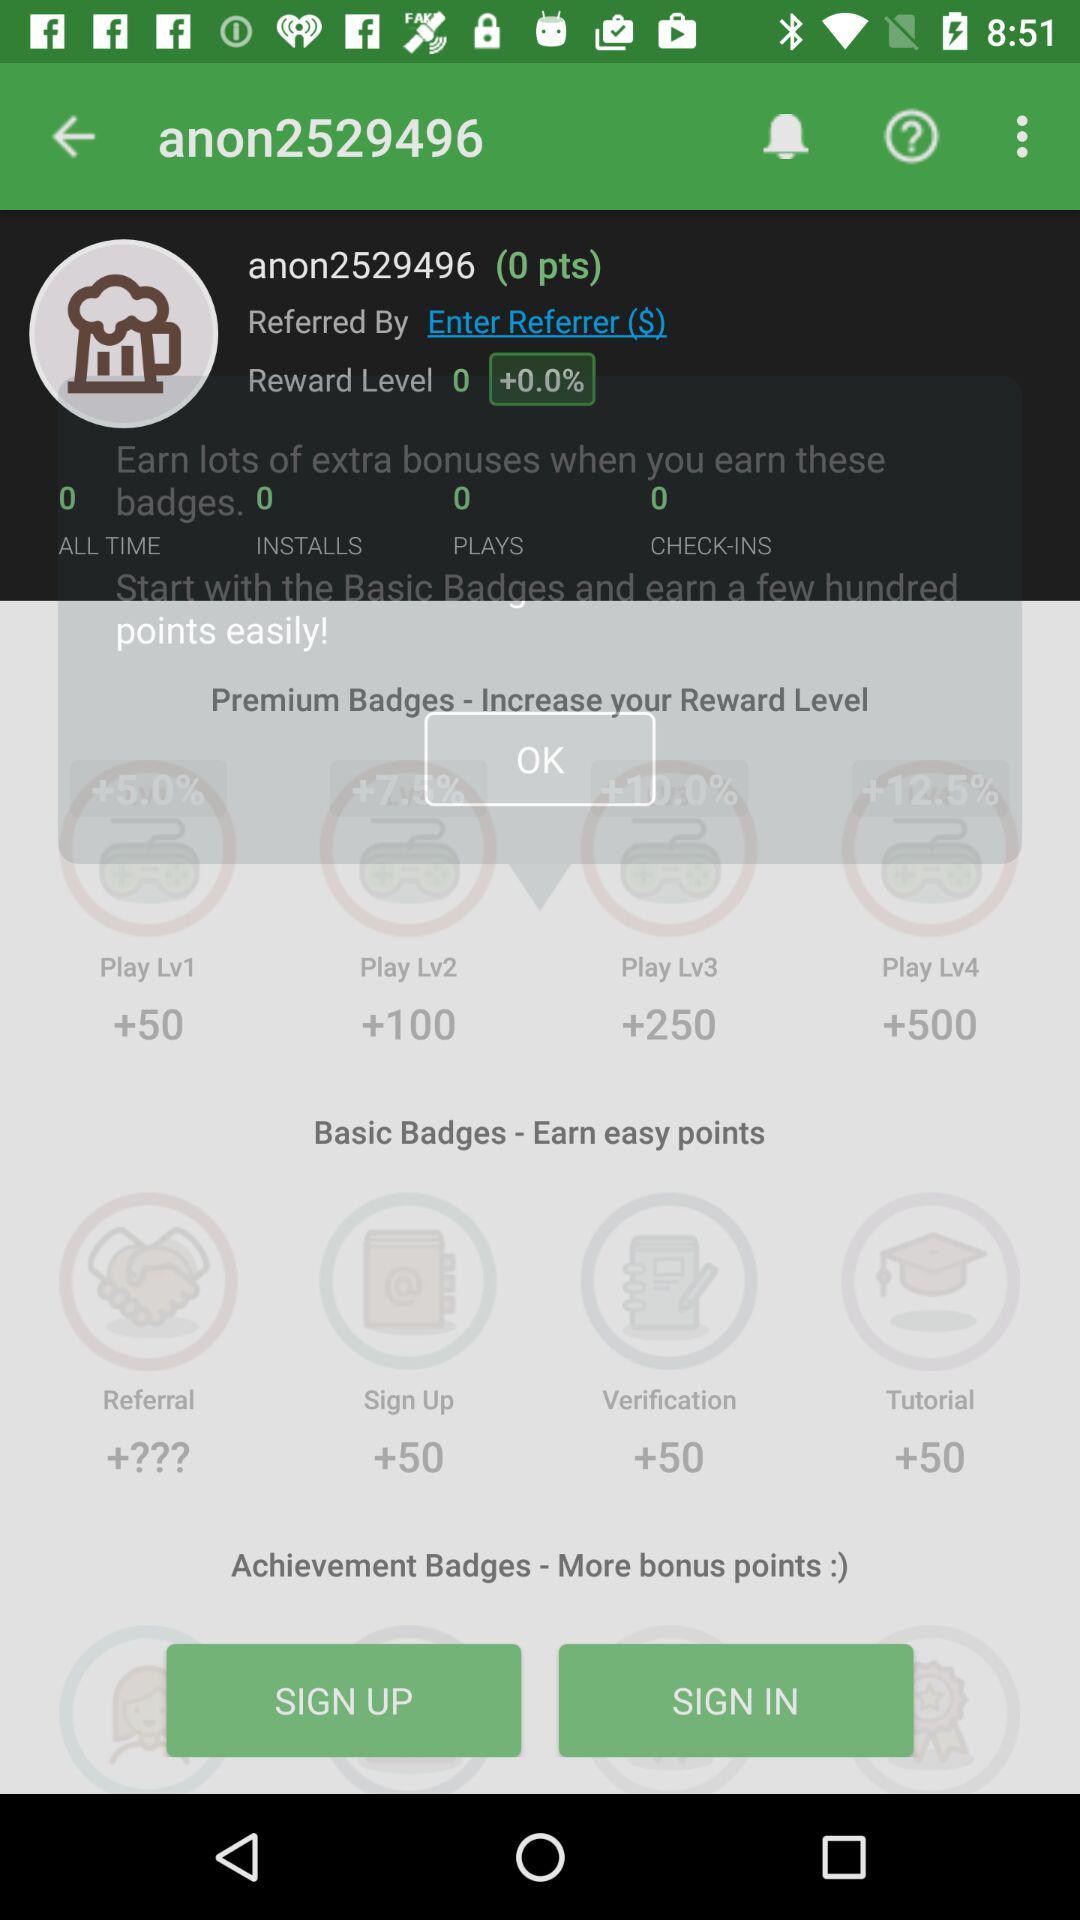  What do you see at coordinates (123, 333) in the screenshot?
I see `profile picture` at bounding box center [123, 333].